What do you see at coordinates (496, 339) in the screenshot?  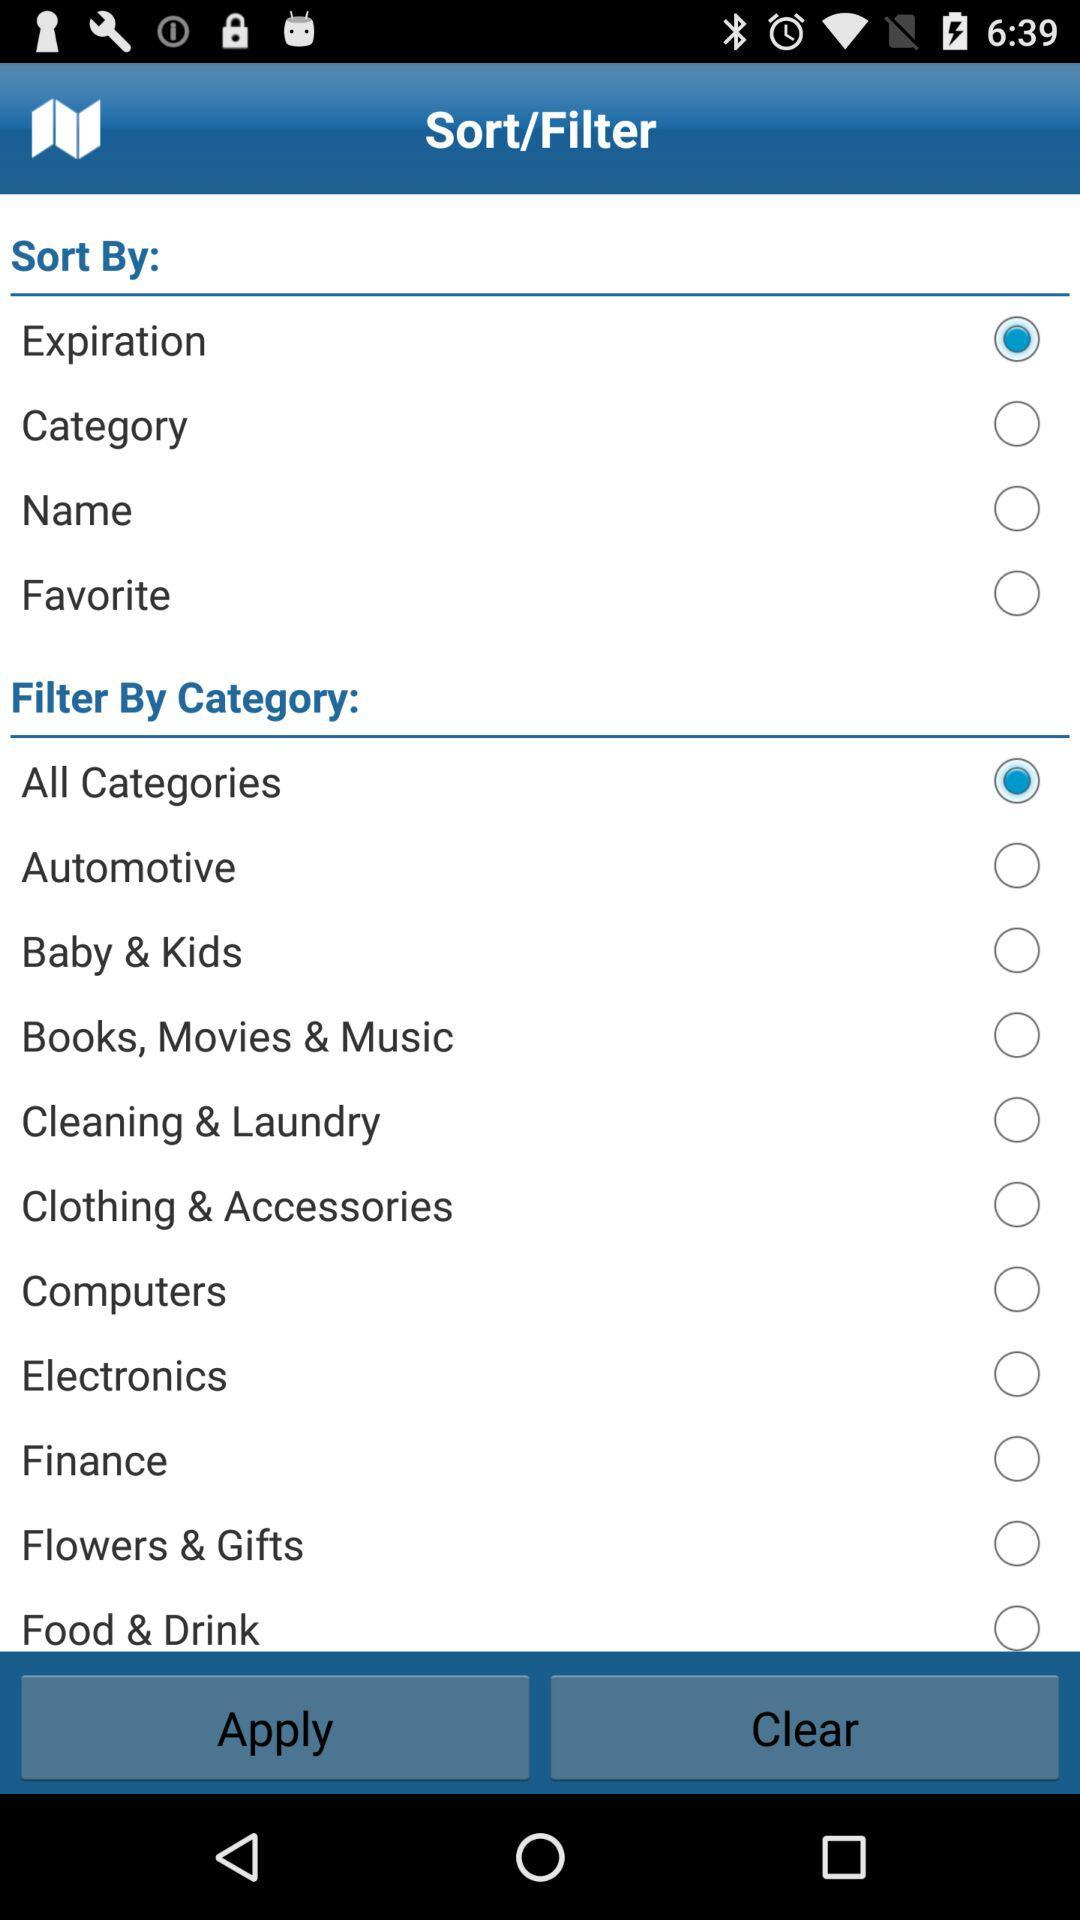 I see `app above the category icon` at bounding box center [496, 339].